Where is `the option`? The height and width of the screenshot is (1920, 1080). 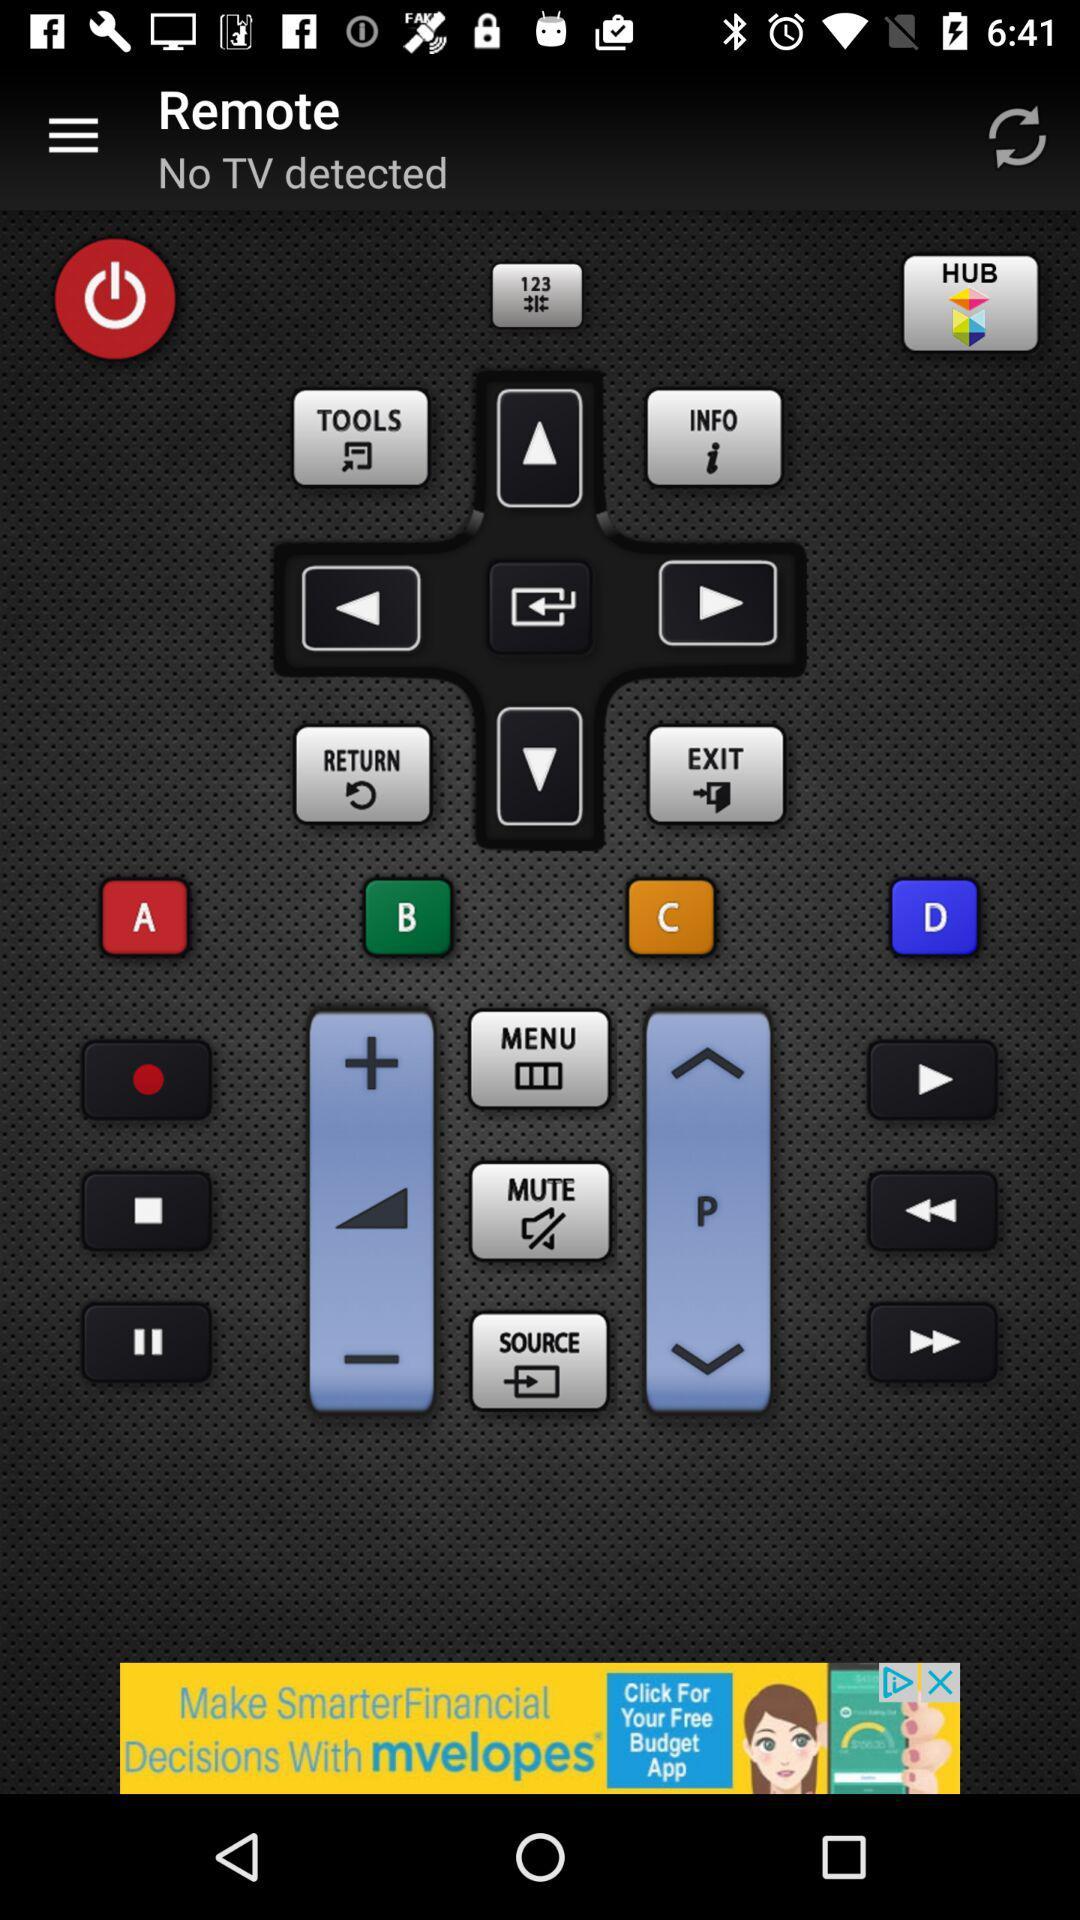
the option is located at coordinates (407, 916).